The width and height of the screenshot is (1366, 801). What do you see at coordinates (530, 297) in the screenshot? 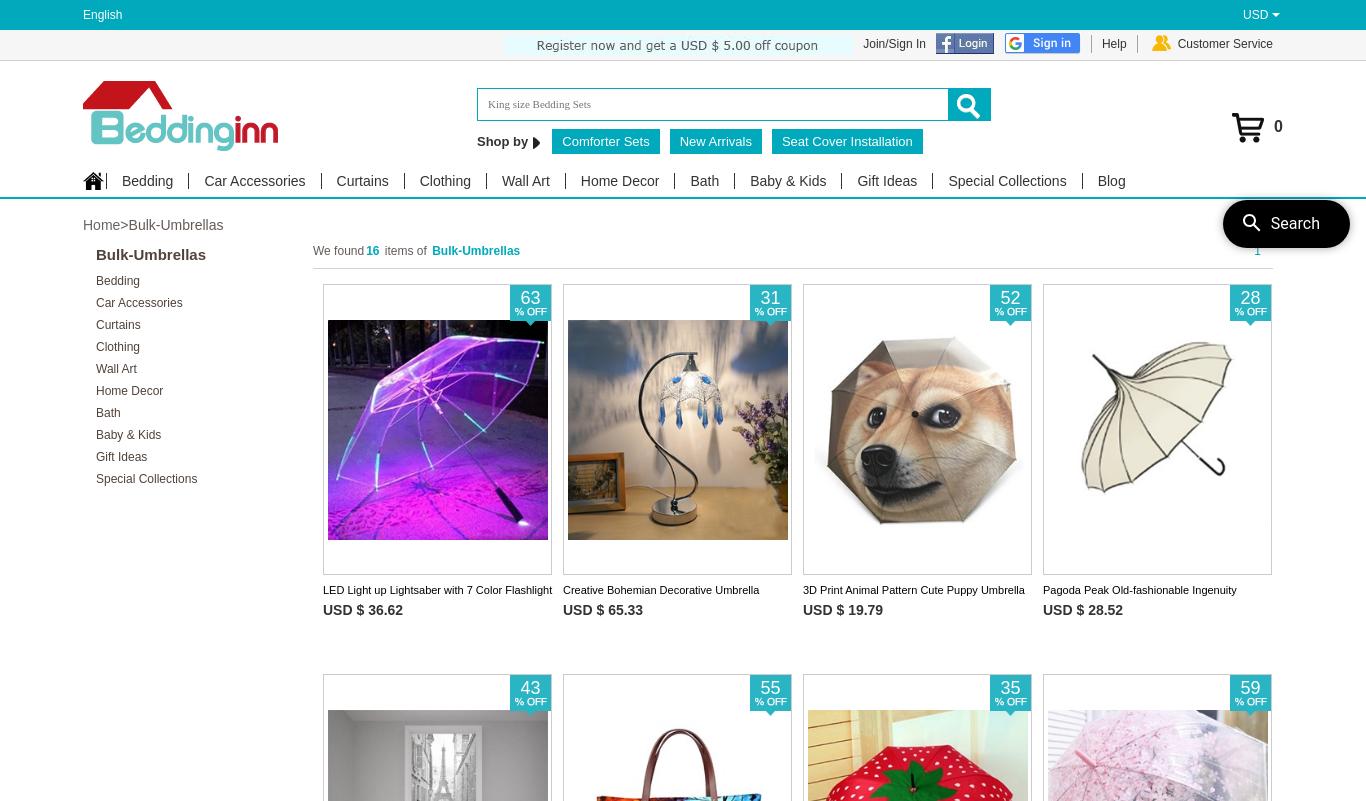
I see `'63'` at bounding box center [530, 297].